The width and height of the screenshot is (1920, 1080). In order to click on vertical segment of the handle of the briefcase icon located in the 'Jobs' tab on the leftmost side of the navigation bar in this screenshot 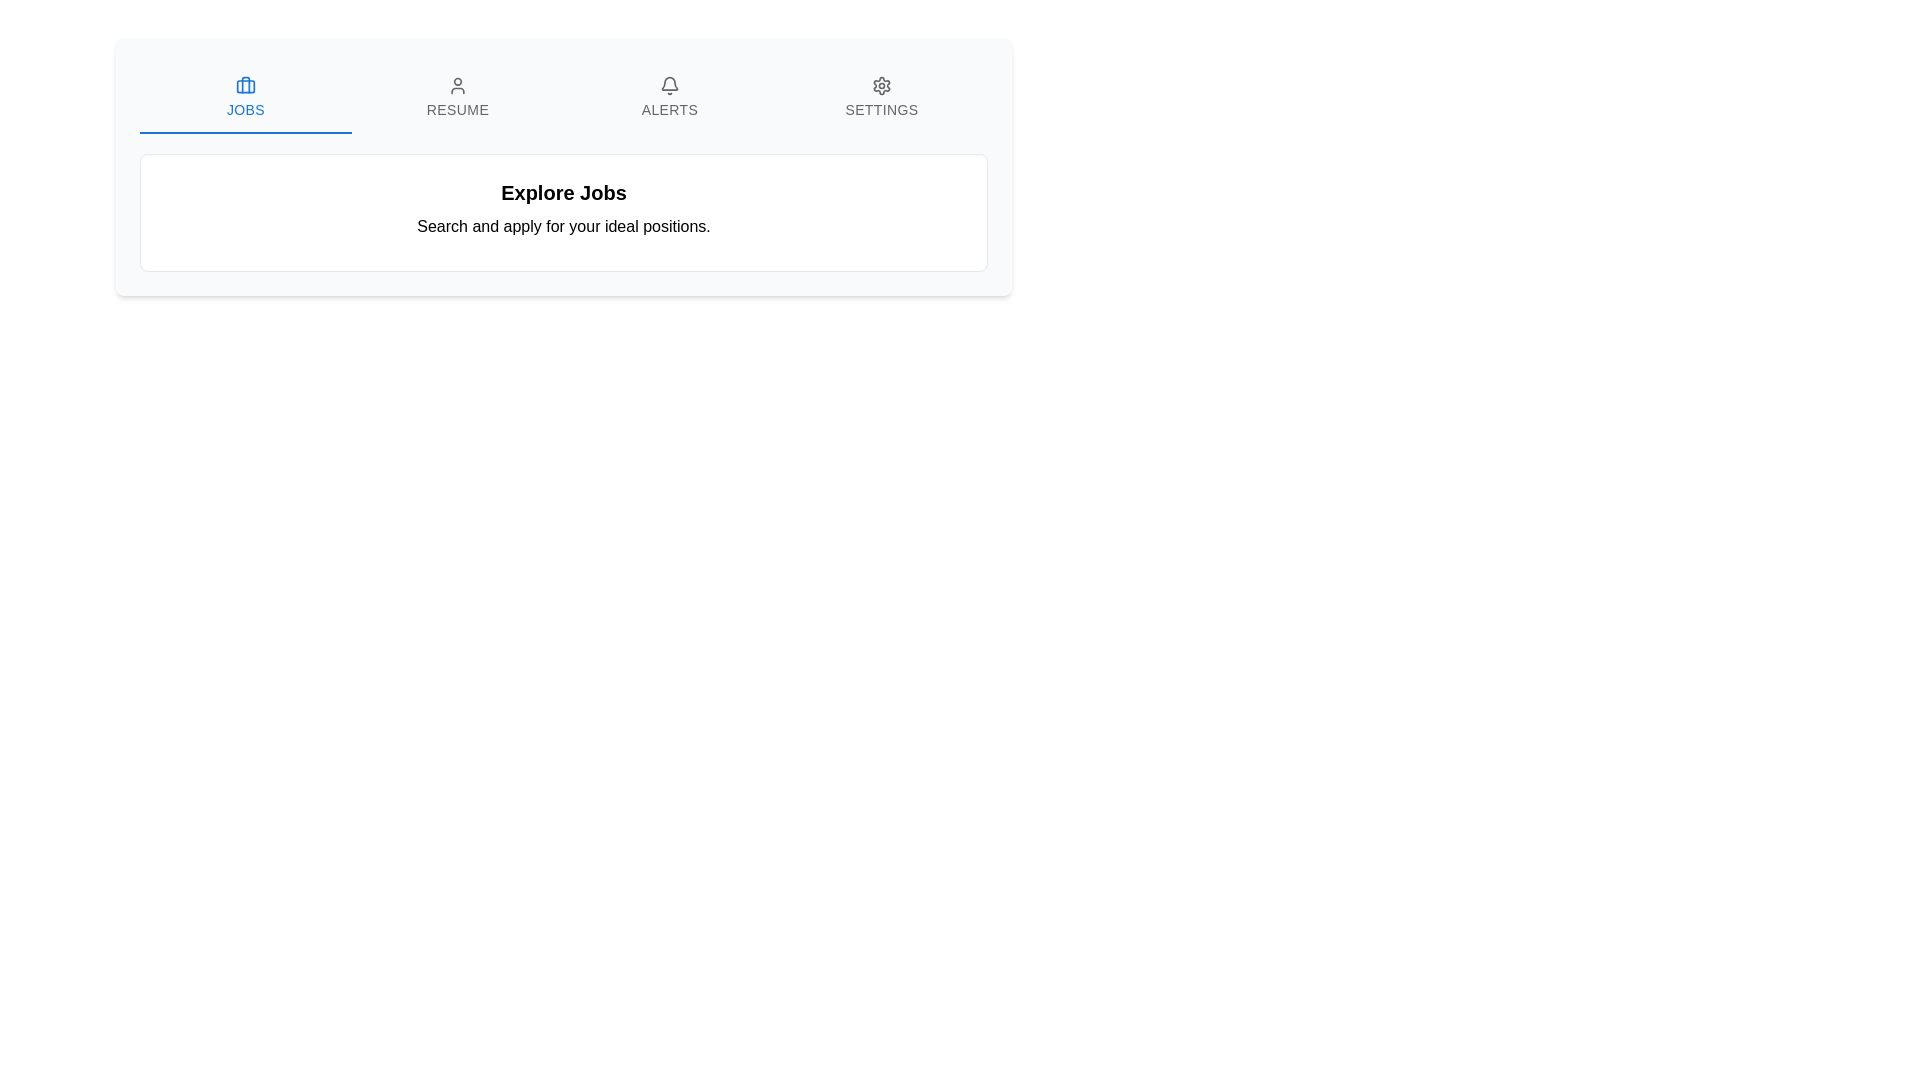, I will do `click(244, 83)`.